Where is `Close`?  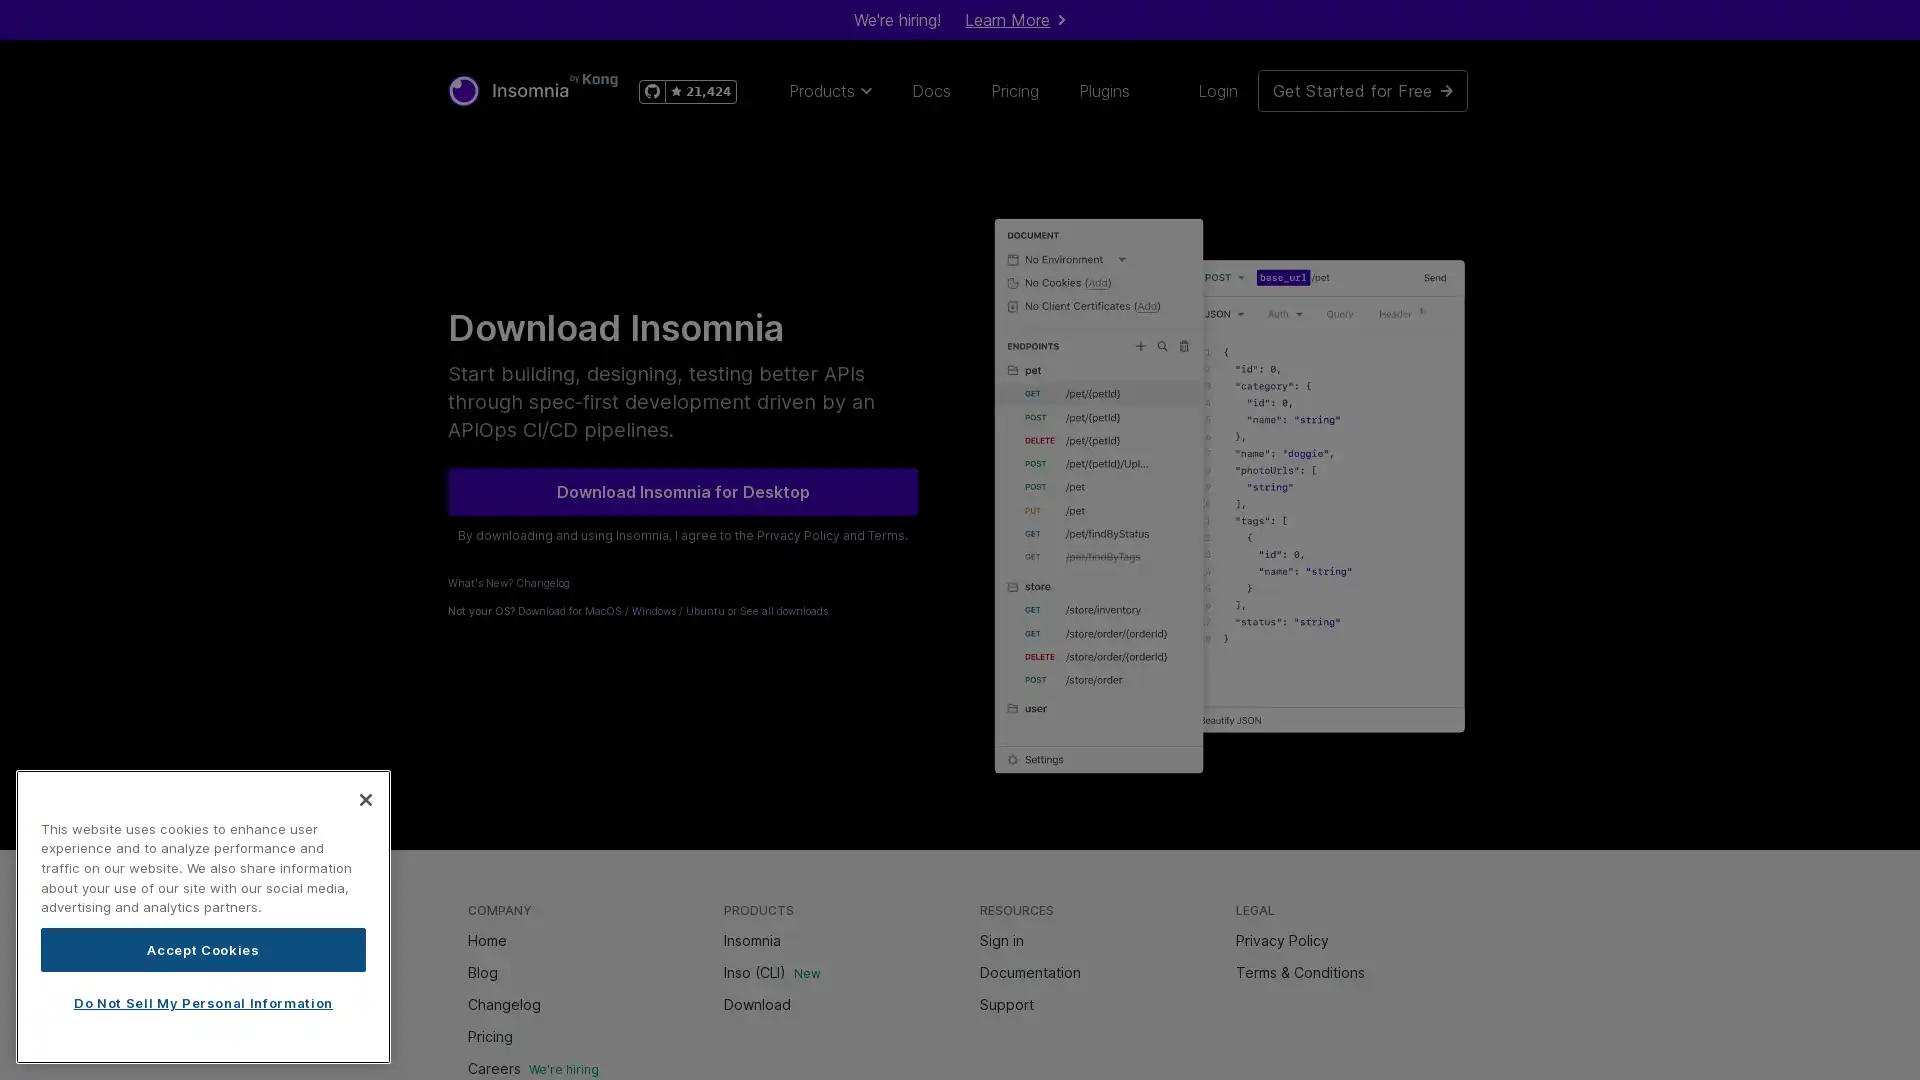
Close is located at coordinates (365, 797).